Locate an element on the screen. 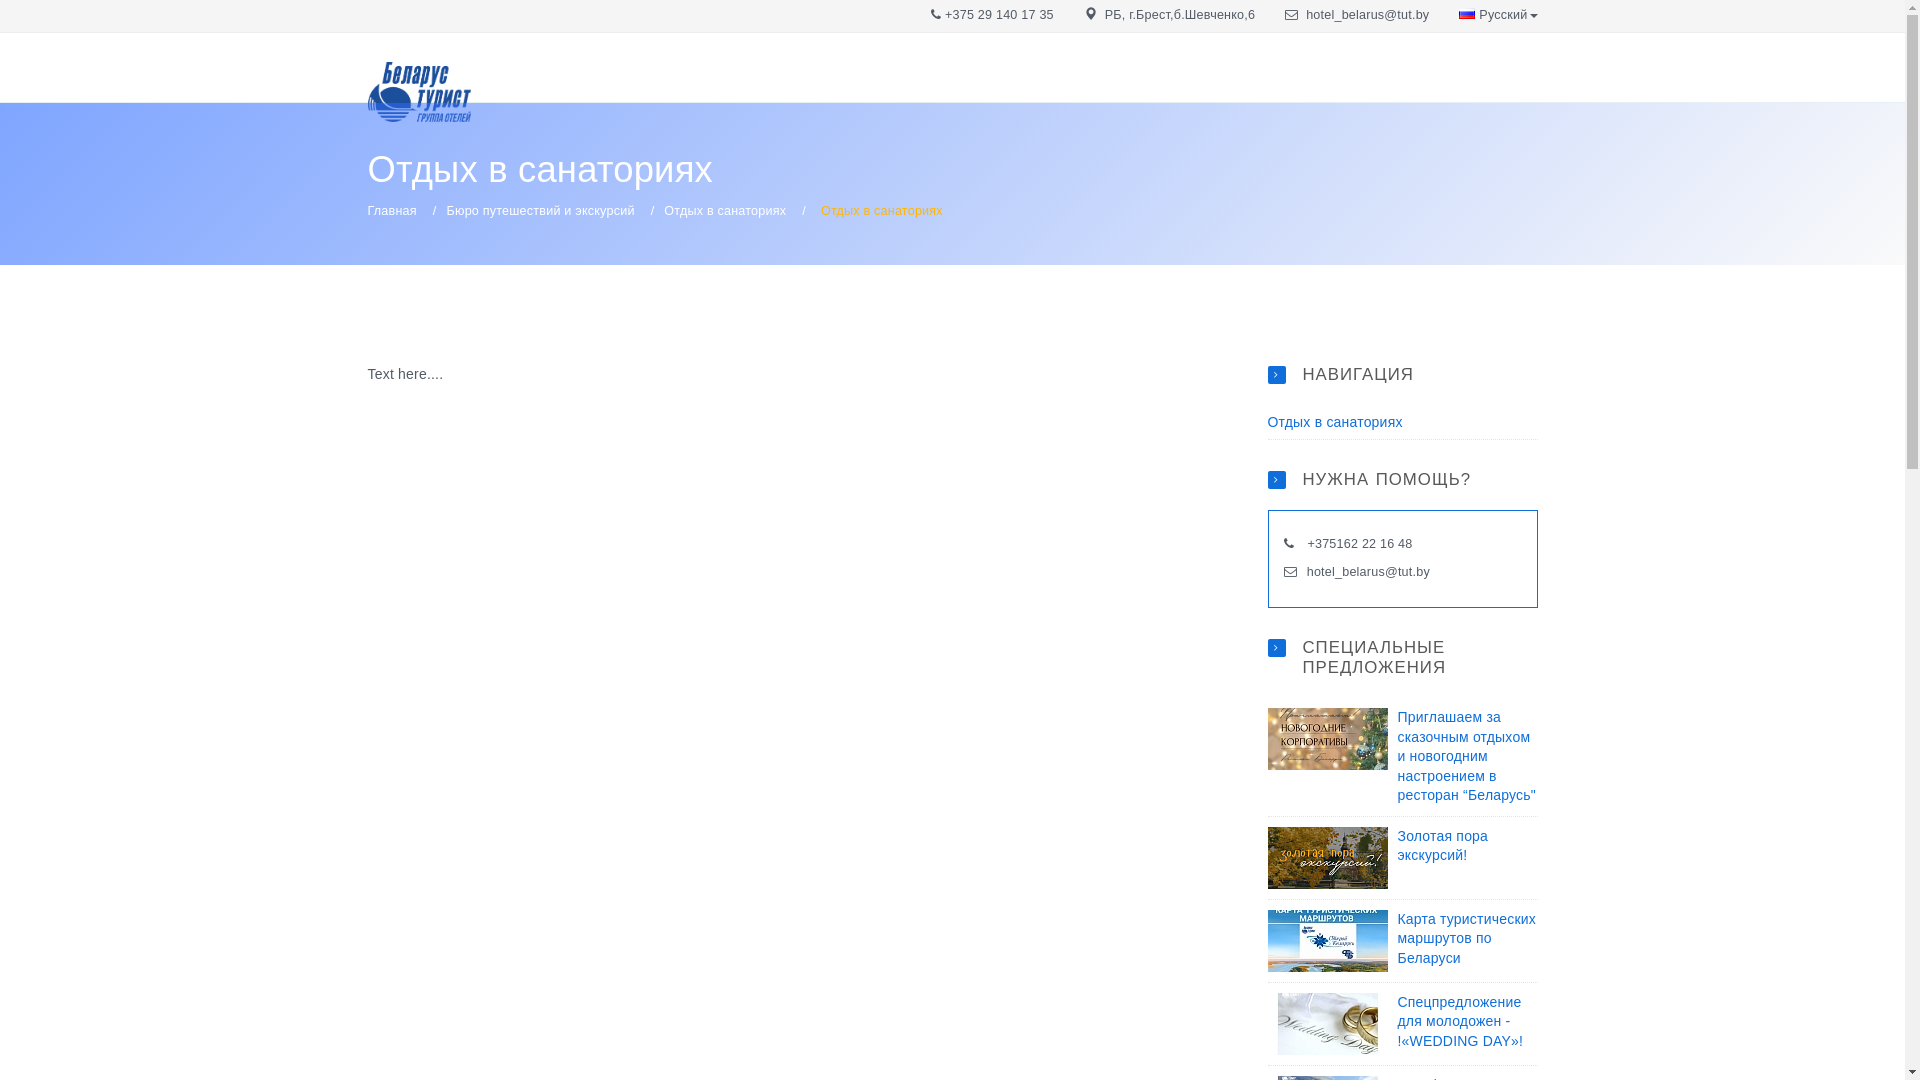 This screenshot has width=1920, height=1080. '+375 29 140 17 35' is located at coordinates (999, 15).